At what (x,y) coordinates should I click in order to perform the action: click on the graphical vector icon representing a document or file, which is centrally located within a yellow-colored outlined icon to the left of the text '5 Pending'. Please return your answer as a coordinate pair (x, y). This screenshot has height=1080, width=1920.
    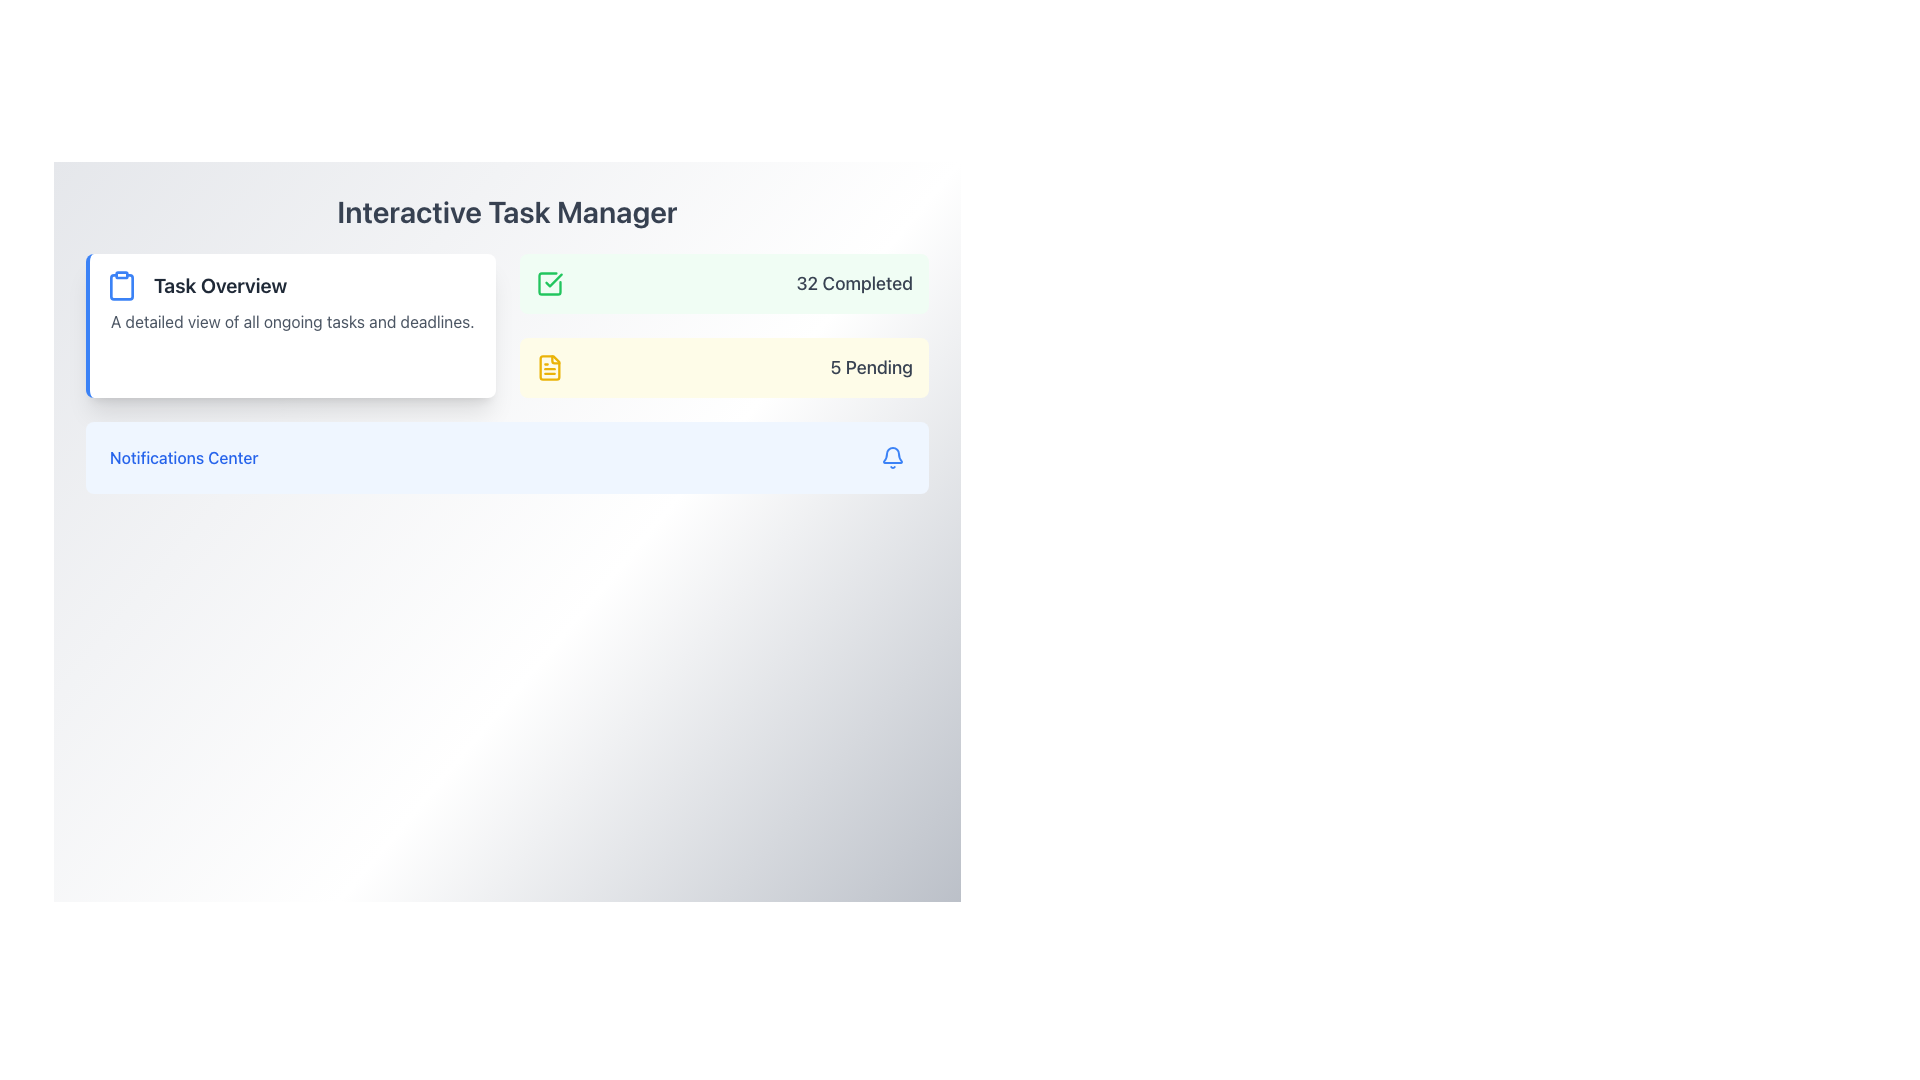
    Looking at the image, I should click on (549, 367).